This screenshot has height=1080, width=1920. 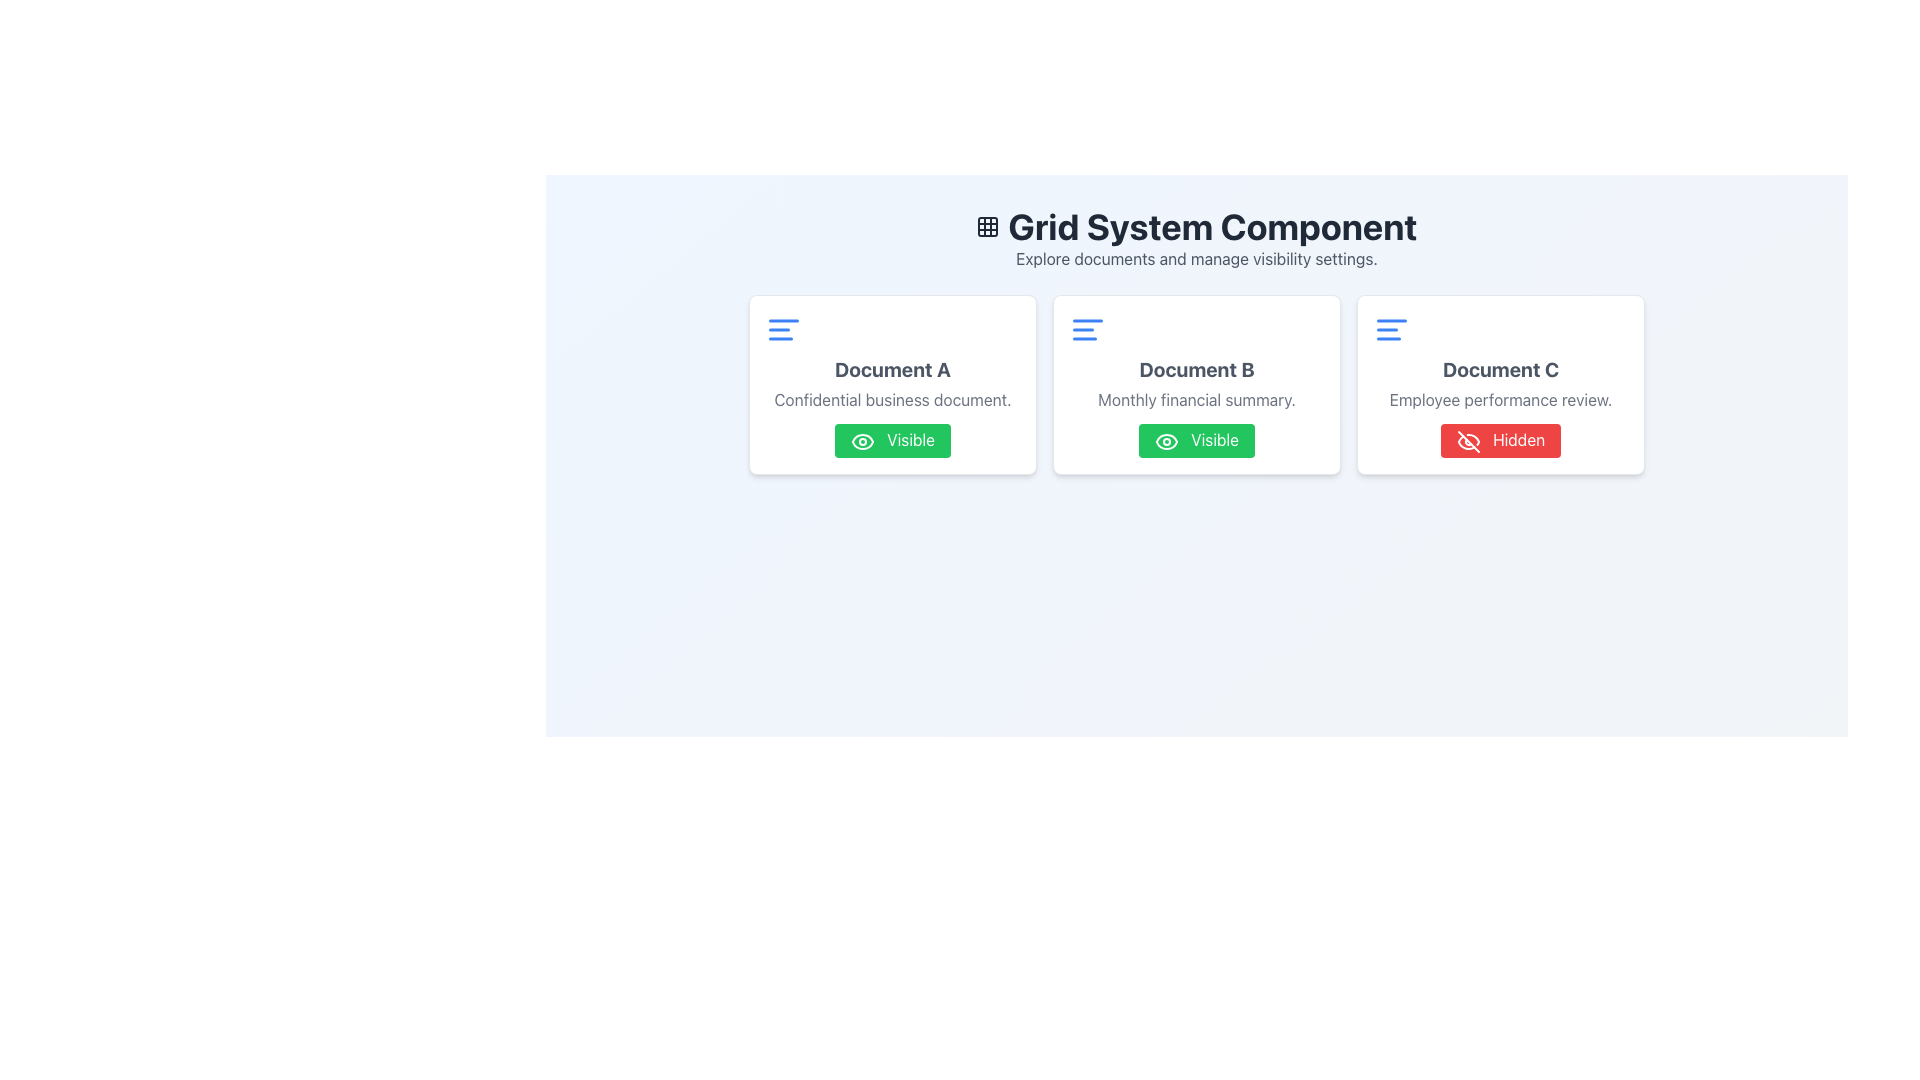 What do you see at coordinates (863, 440) in the screenshot?
I see `the circular eye-shaped icon with a green background located on the left side of the 'Visible' button adjacent to the 'Visible' label in the 'Document A' card` at bounding box center [863, 440].